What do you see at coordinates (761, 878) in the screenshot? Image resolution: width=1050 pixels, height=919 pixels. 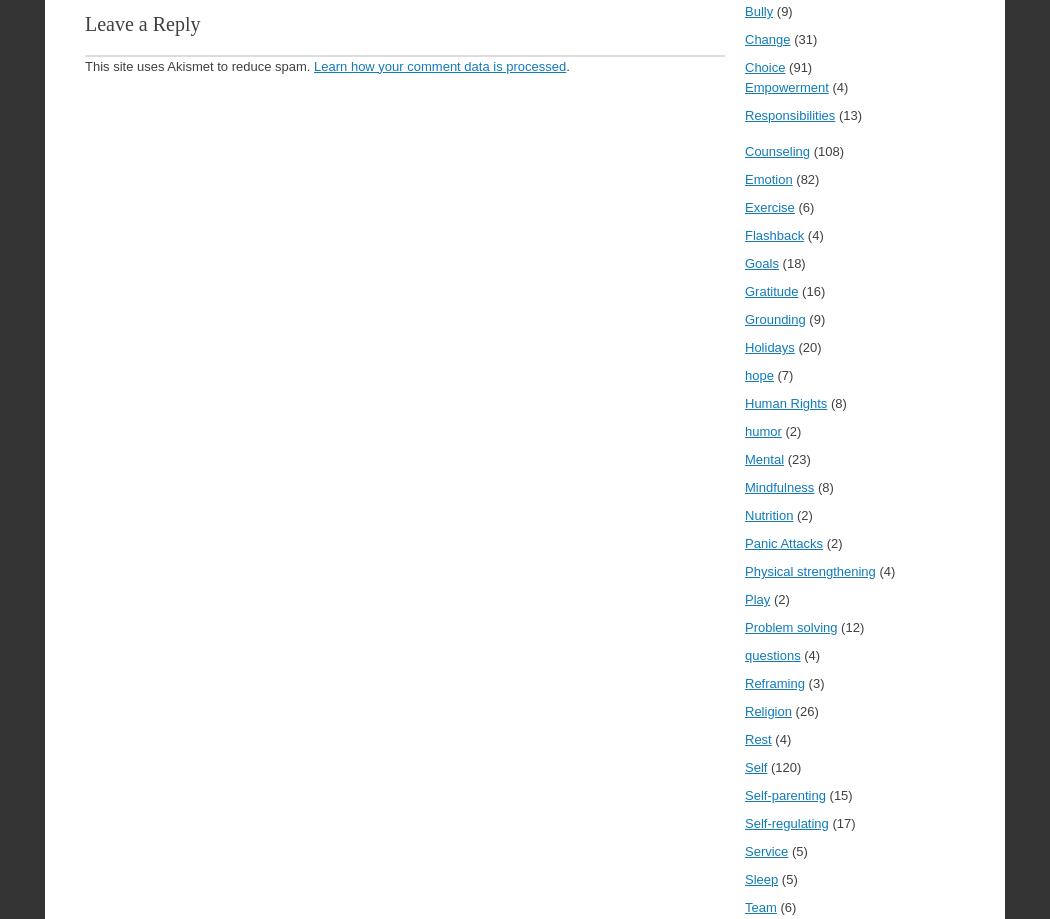 I see `'Sleep'` at bounding box center [761, 878].